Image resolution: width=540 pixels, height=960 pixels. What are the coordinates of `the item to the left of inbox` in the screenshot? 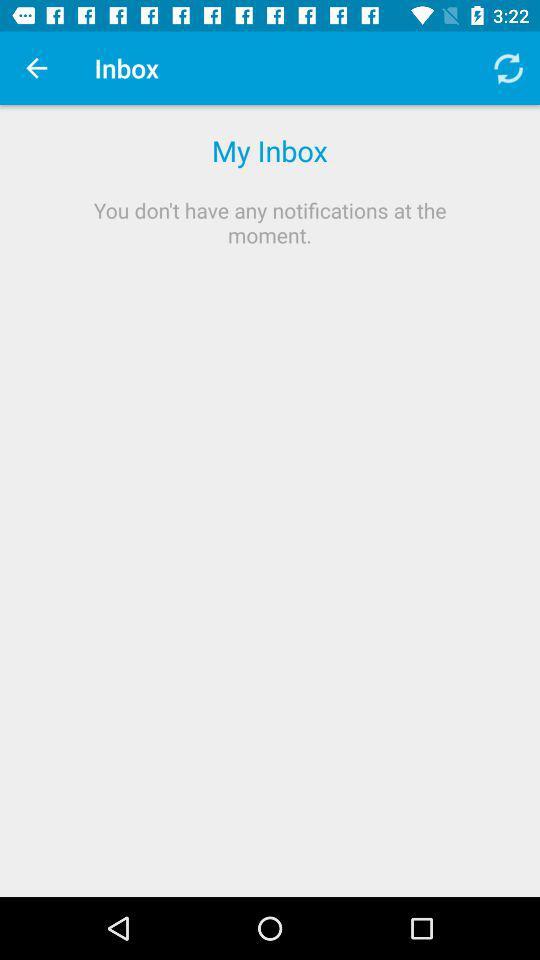 It's located at (36, 68).